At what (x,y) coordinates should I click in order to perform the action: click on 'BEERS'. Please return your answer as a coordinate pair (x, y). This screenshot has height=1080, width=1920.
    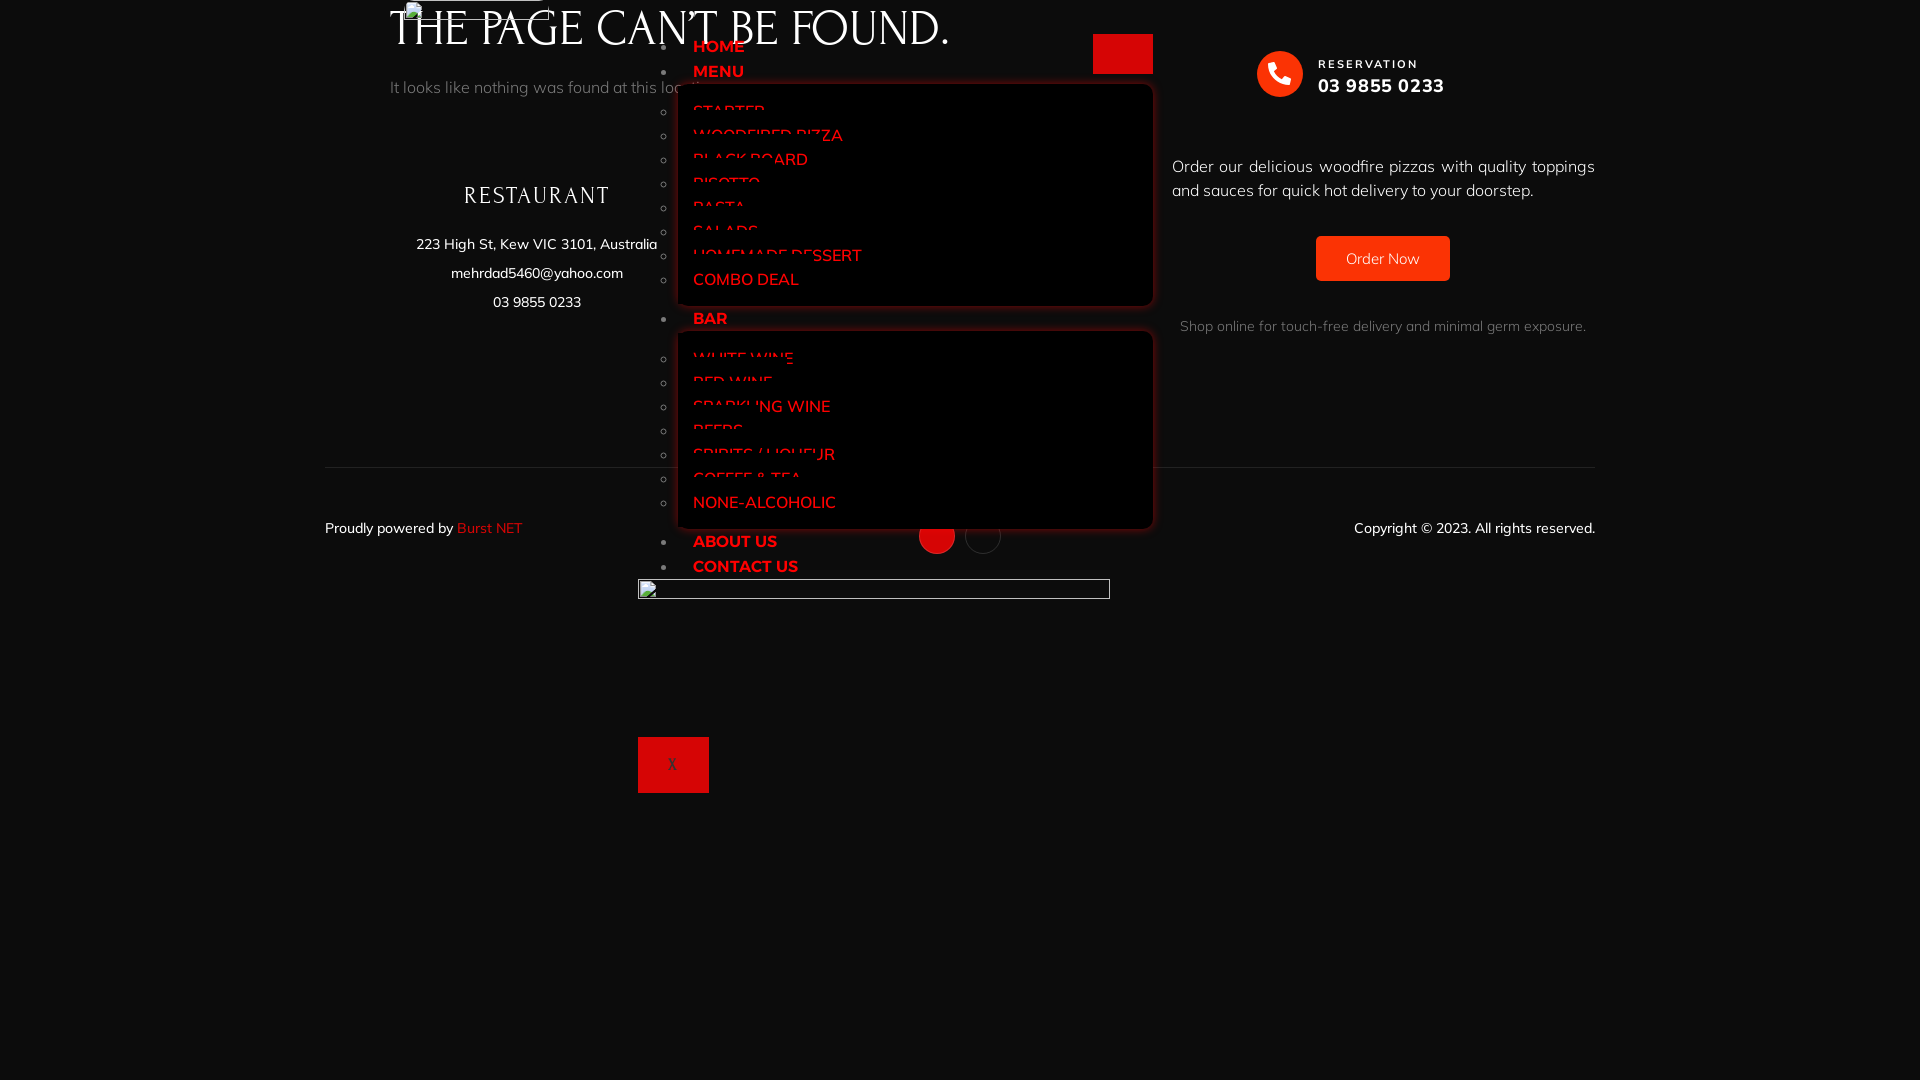
    Looking at the image, I should click on (718, 428).